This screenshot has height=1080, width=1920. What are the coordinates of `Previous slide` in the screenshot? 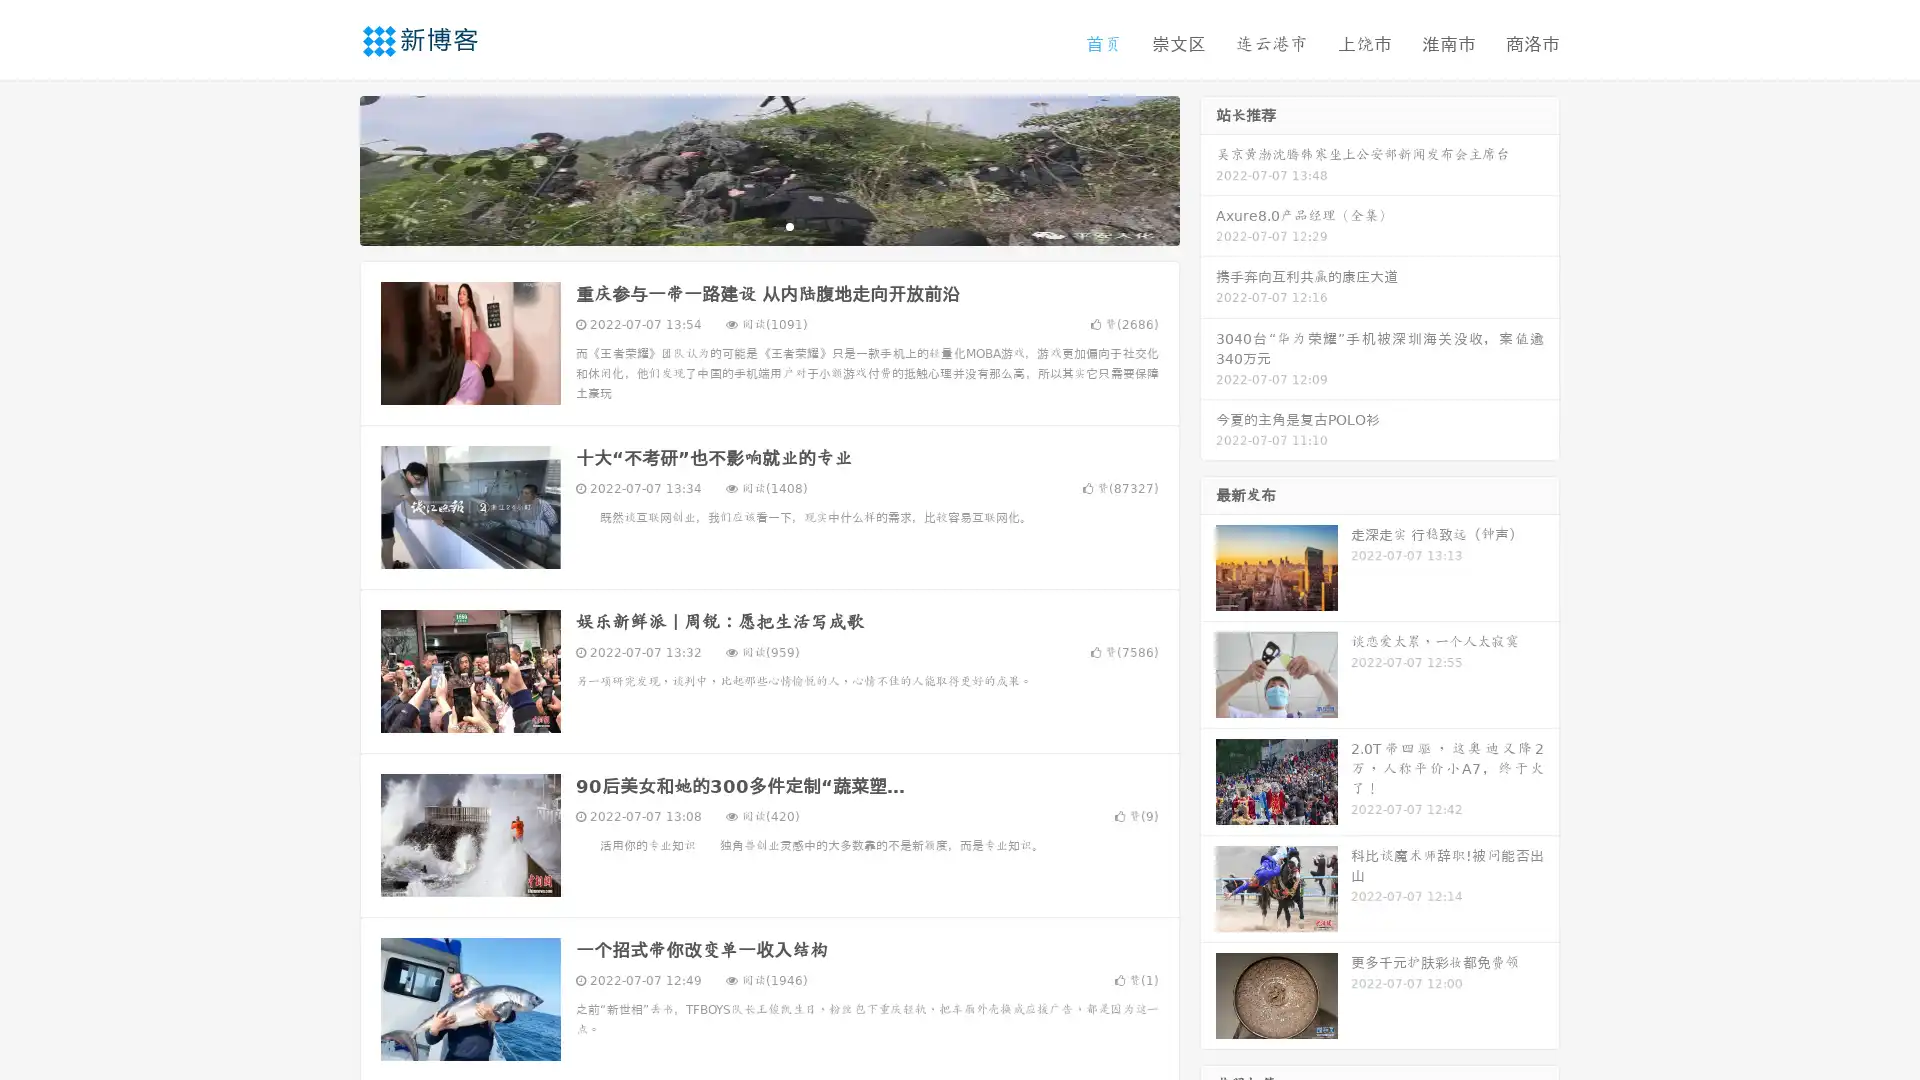 It's located at (330, 168).